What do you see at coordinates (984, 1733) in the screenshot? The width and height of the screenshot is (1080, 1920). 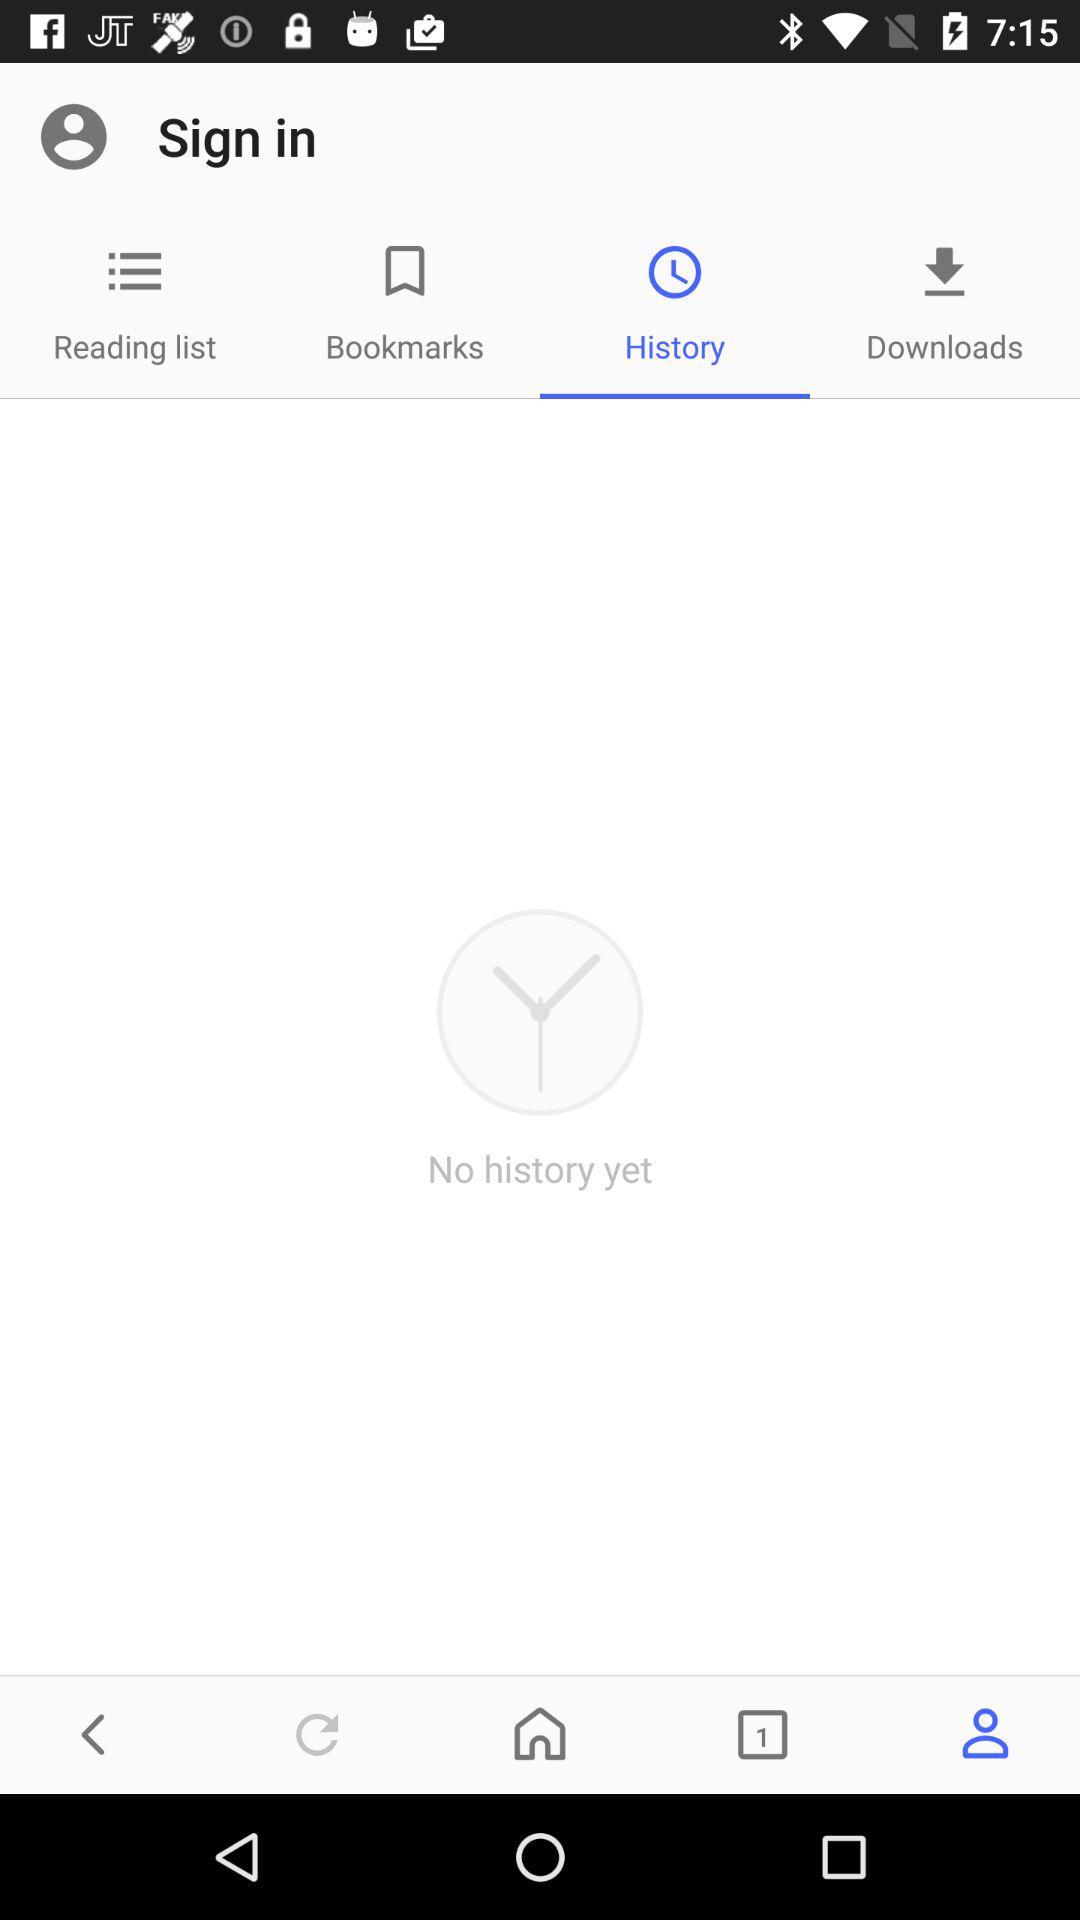 I see `the avatar icon` at bounding box center [984, 1733].